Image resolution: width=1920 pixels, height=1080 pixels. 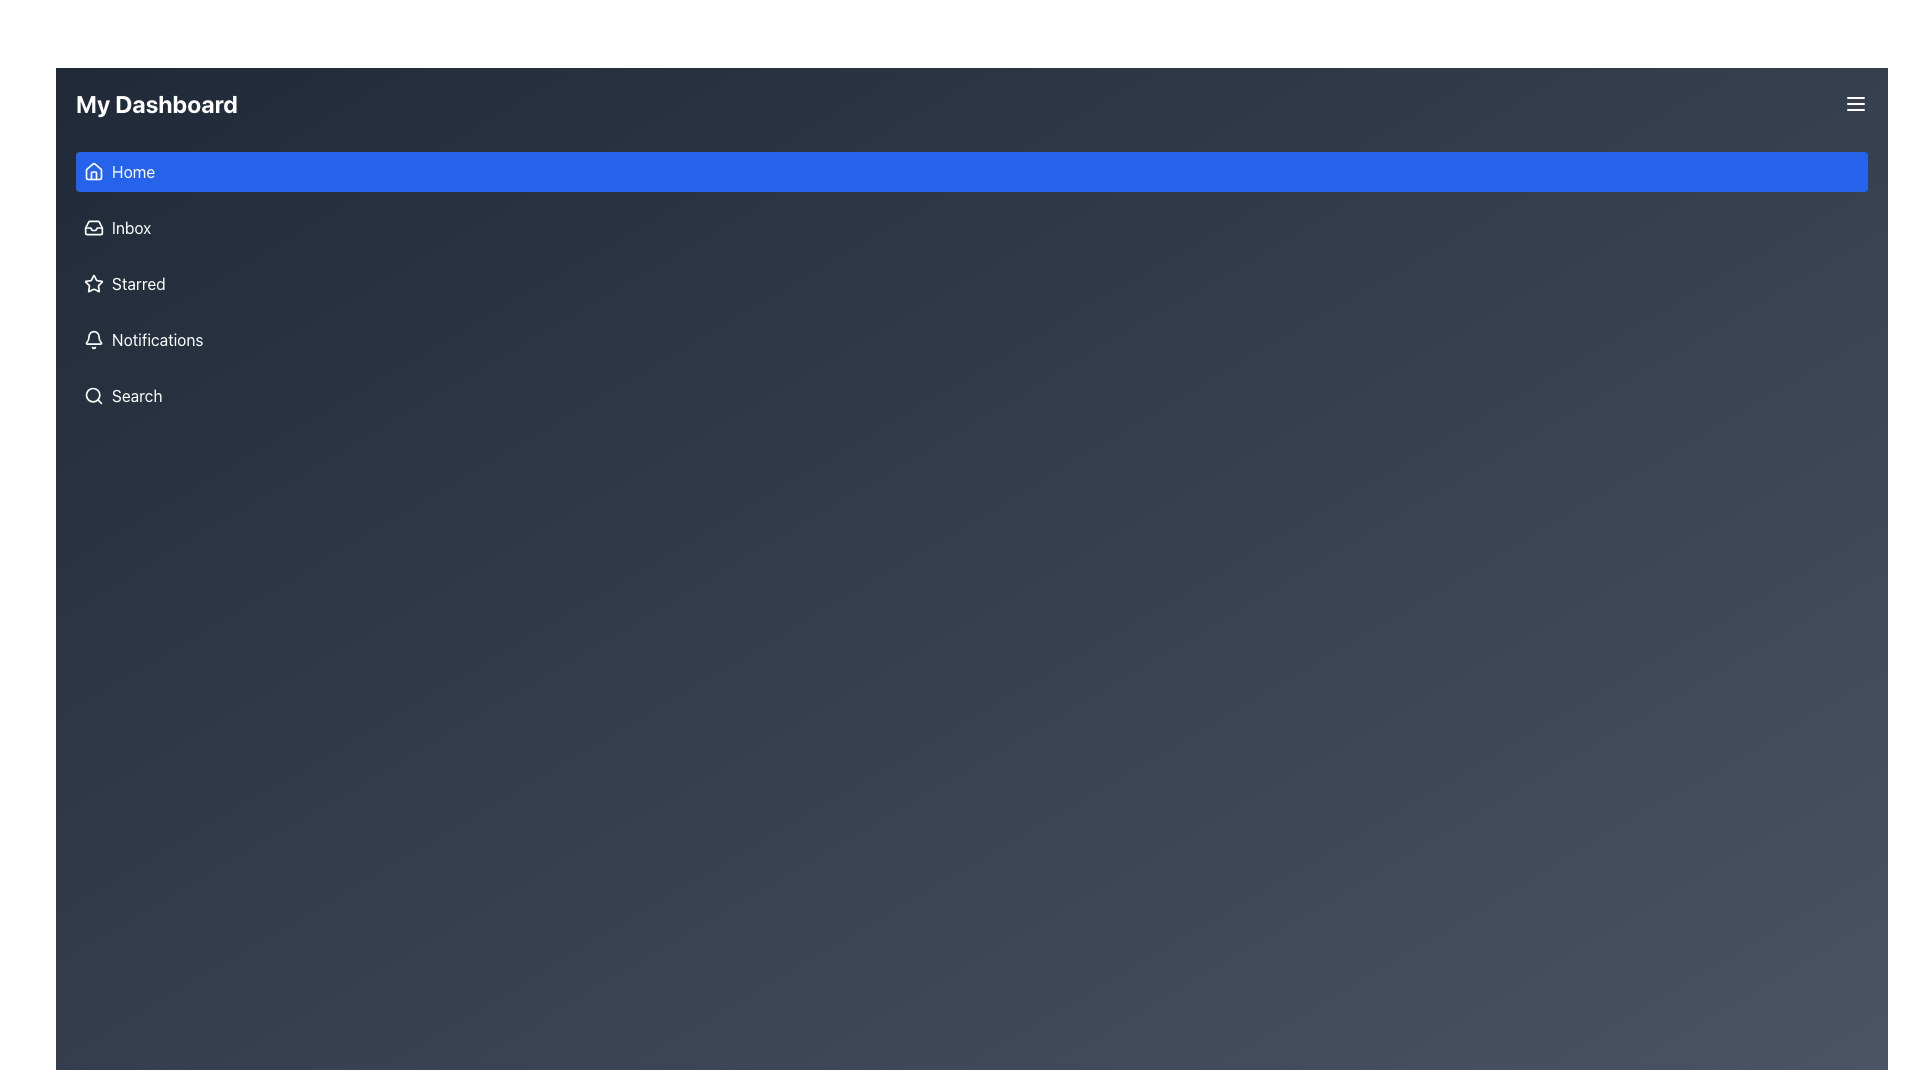 What do you see at coordinates (132, 171) in the screenshot?
I see `the 'Home' text label, which is displayed in white on a blue background and is located to the right of the house icon in the vertical navigation menu` at bounding box center [132, 171].